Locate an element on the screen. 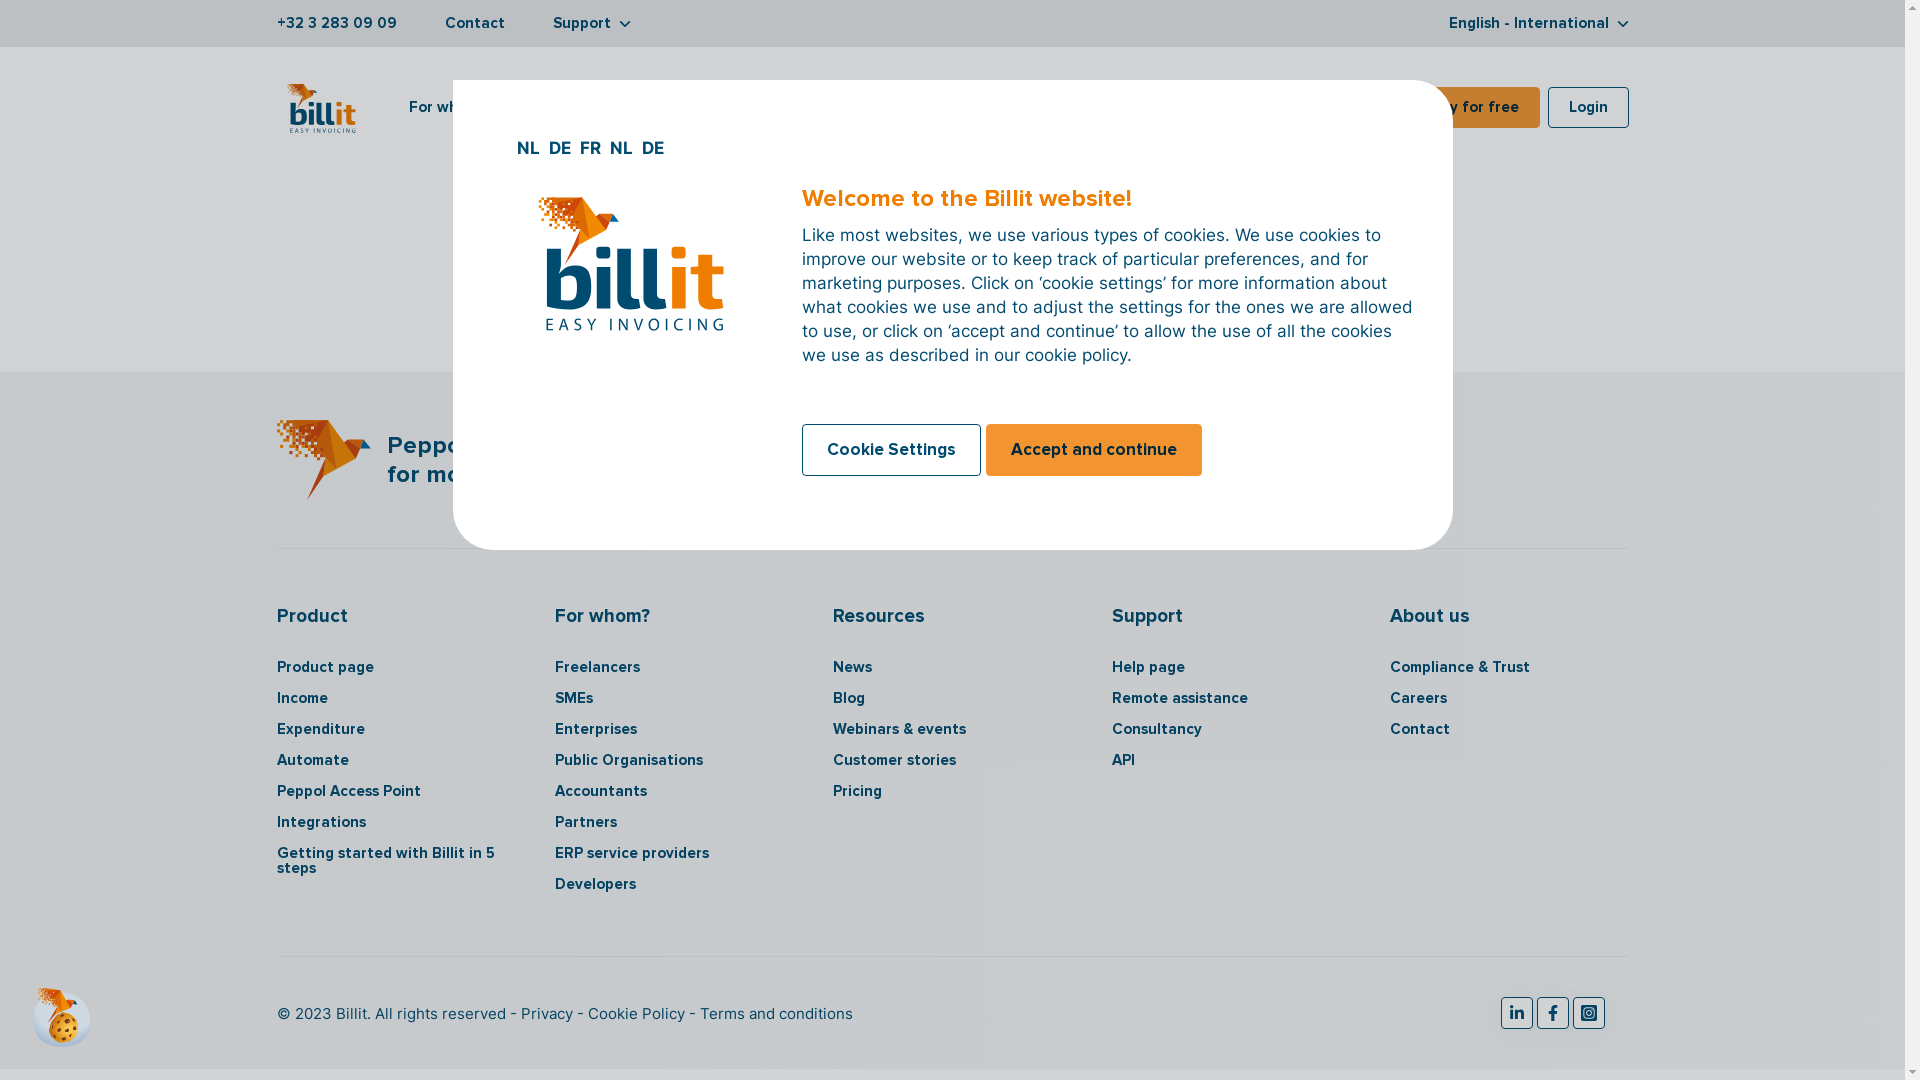 The image size is (1920, 1080). 'DE' is located at coordinates (642, 146).